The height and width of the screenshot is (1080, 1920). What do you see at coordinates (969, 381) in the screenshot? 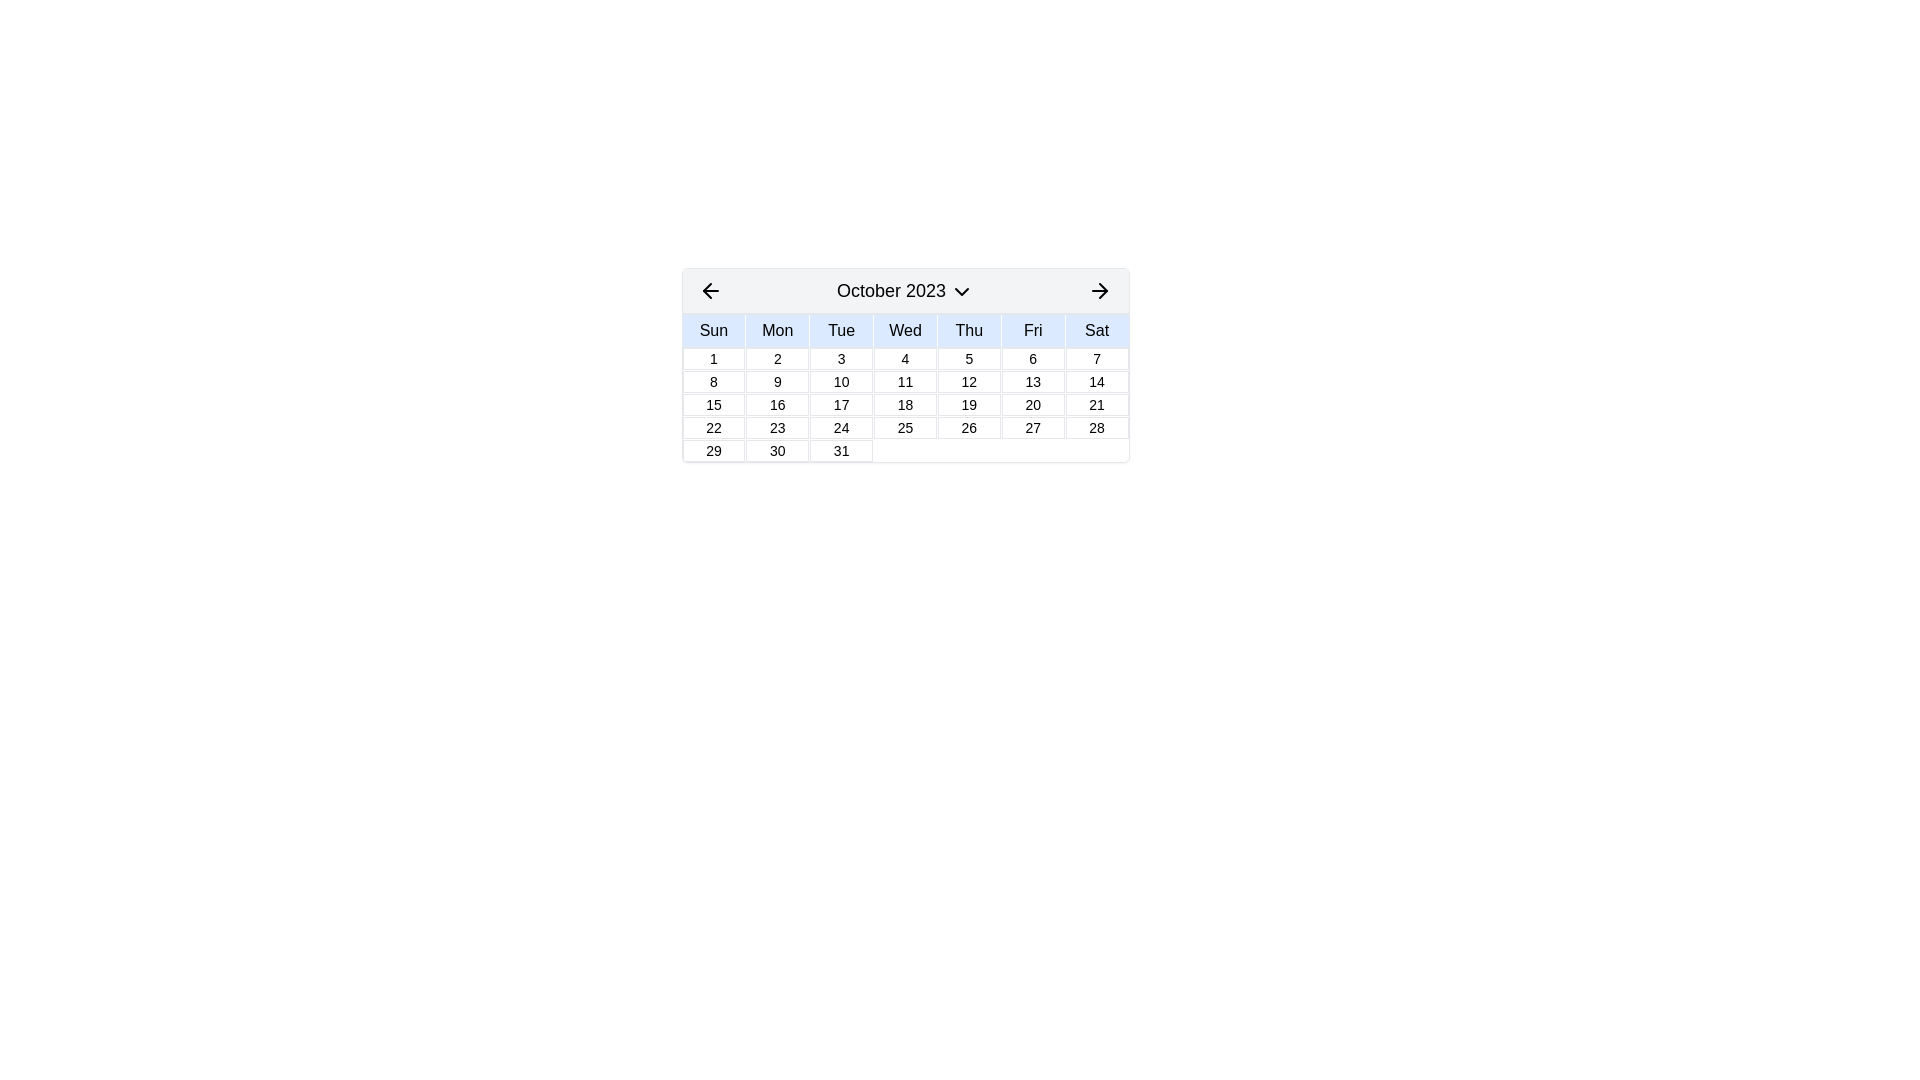
I see `the text label displaying the number '12' in the calendar grid for visual feedback` at bounding box center [969, 381].